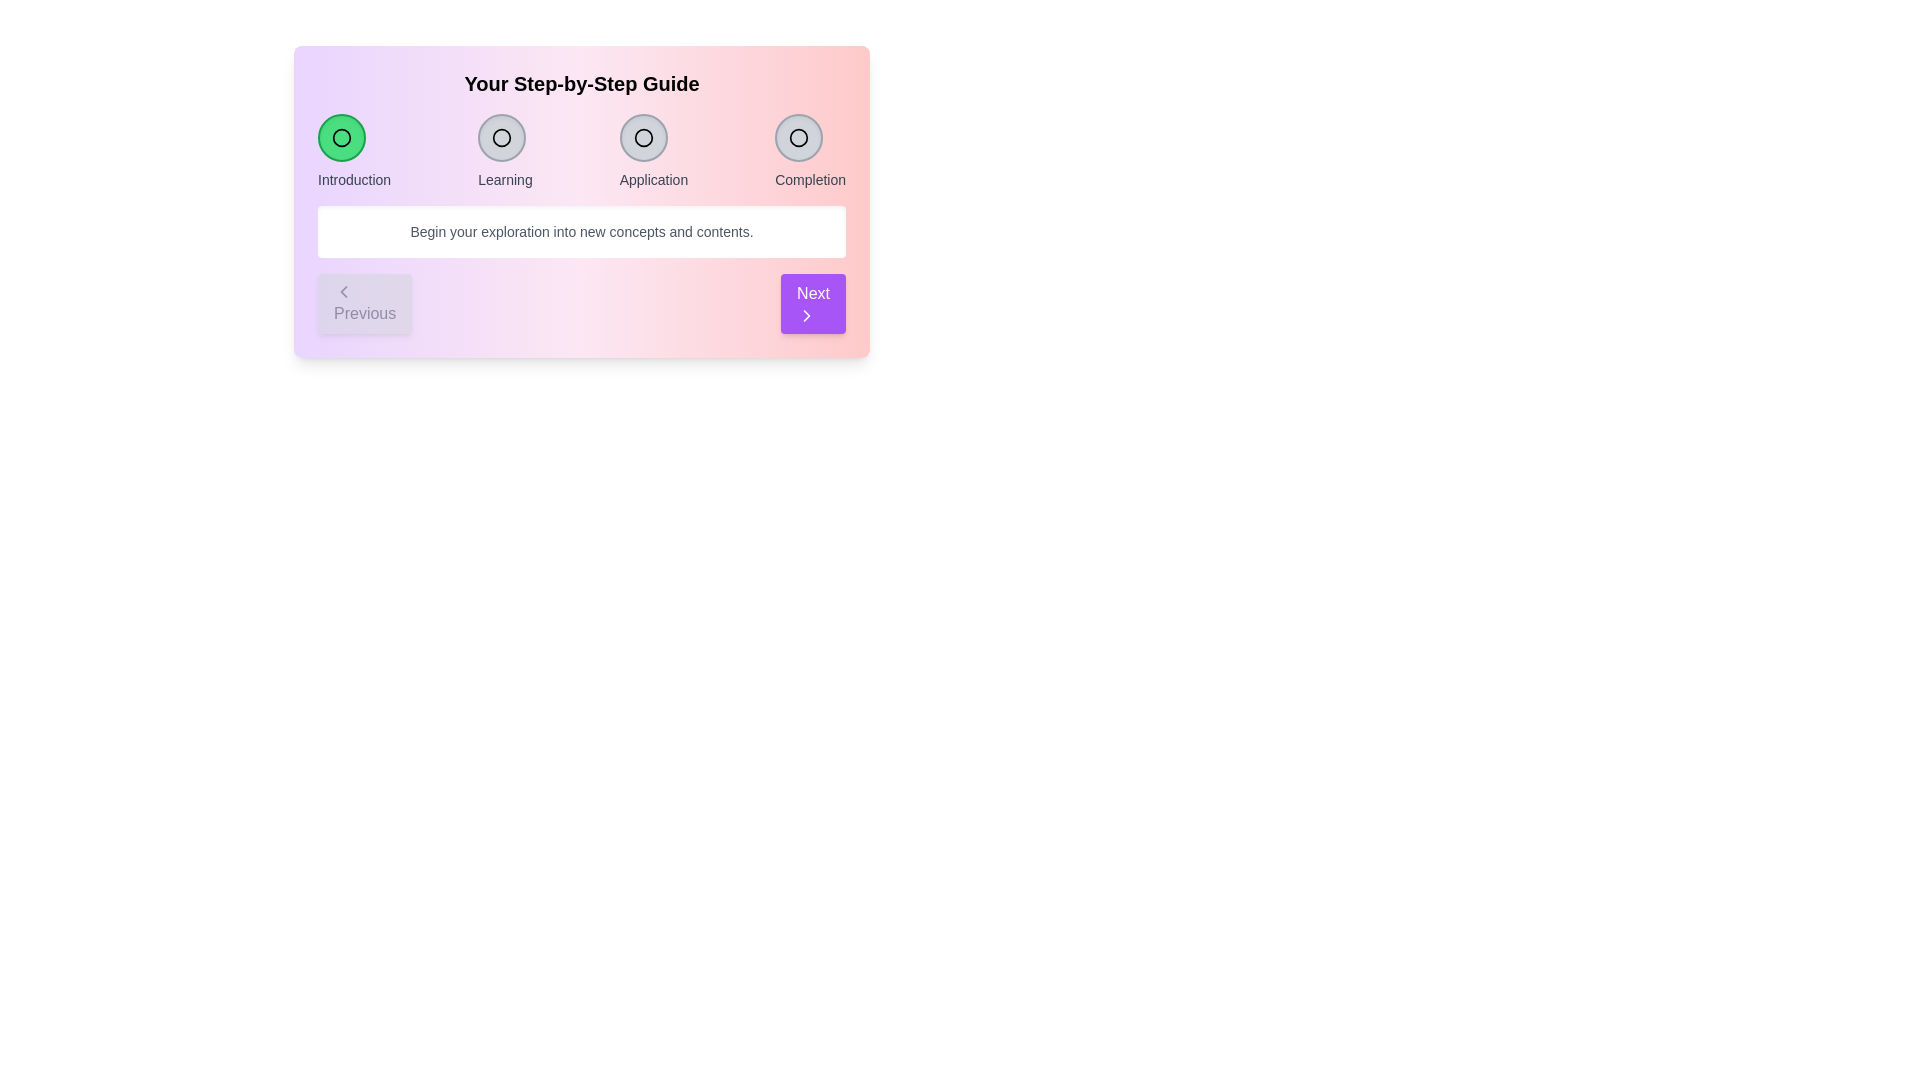  I want to click on the text label positioned below the circular icon associated with the 'Completion' step in the multi-step process UI, so click(810, 180).